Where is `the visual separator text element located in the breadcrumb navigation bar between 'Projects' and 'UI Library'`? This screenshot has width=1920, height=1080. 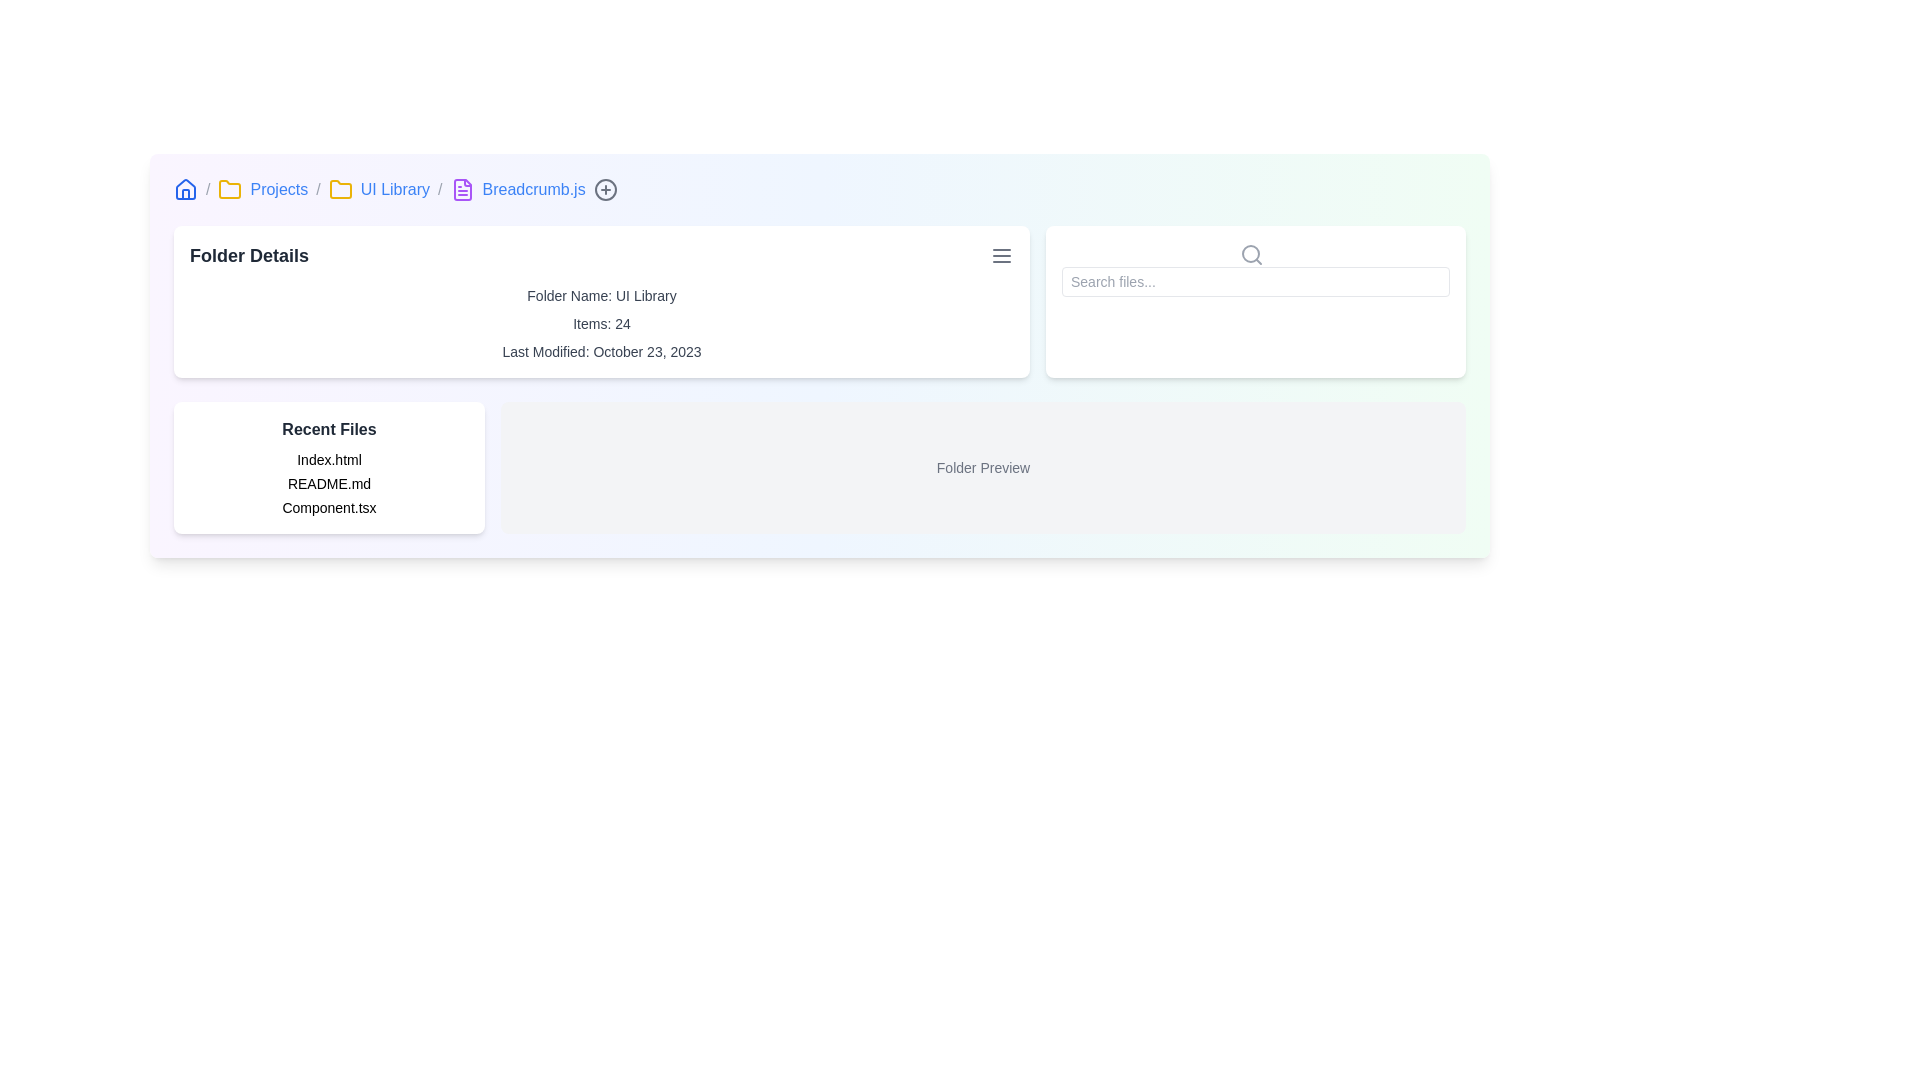
the visual separator text element located in the breadcrumb navigation bar between 'Projects' and 'UI Library' is located at coordinates (317, 189).